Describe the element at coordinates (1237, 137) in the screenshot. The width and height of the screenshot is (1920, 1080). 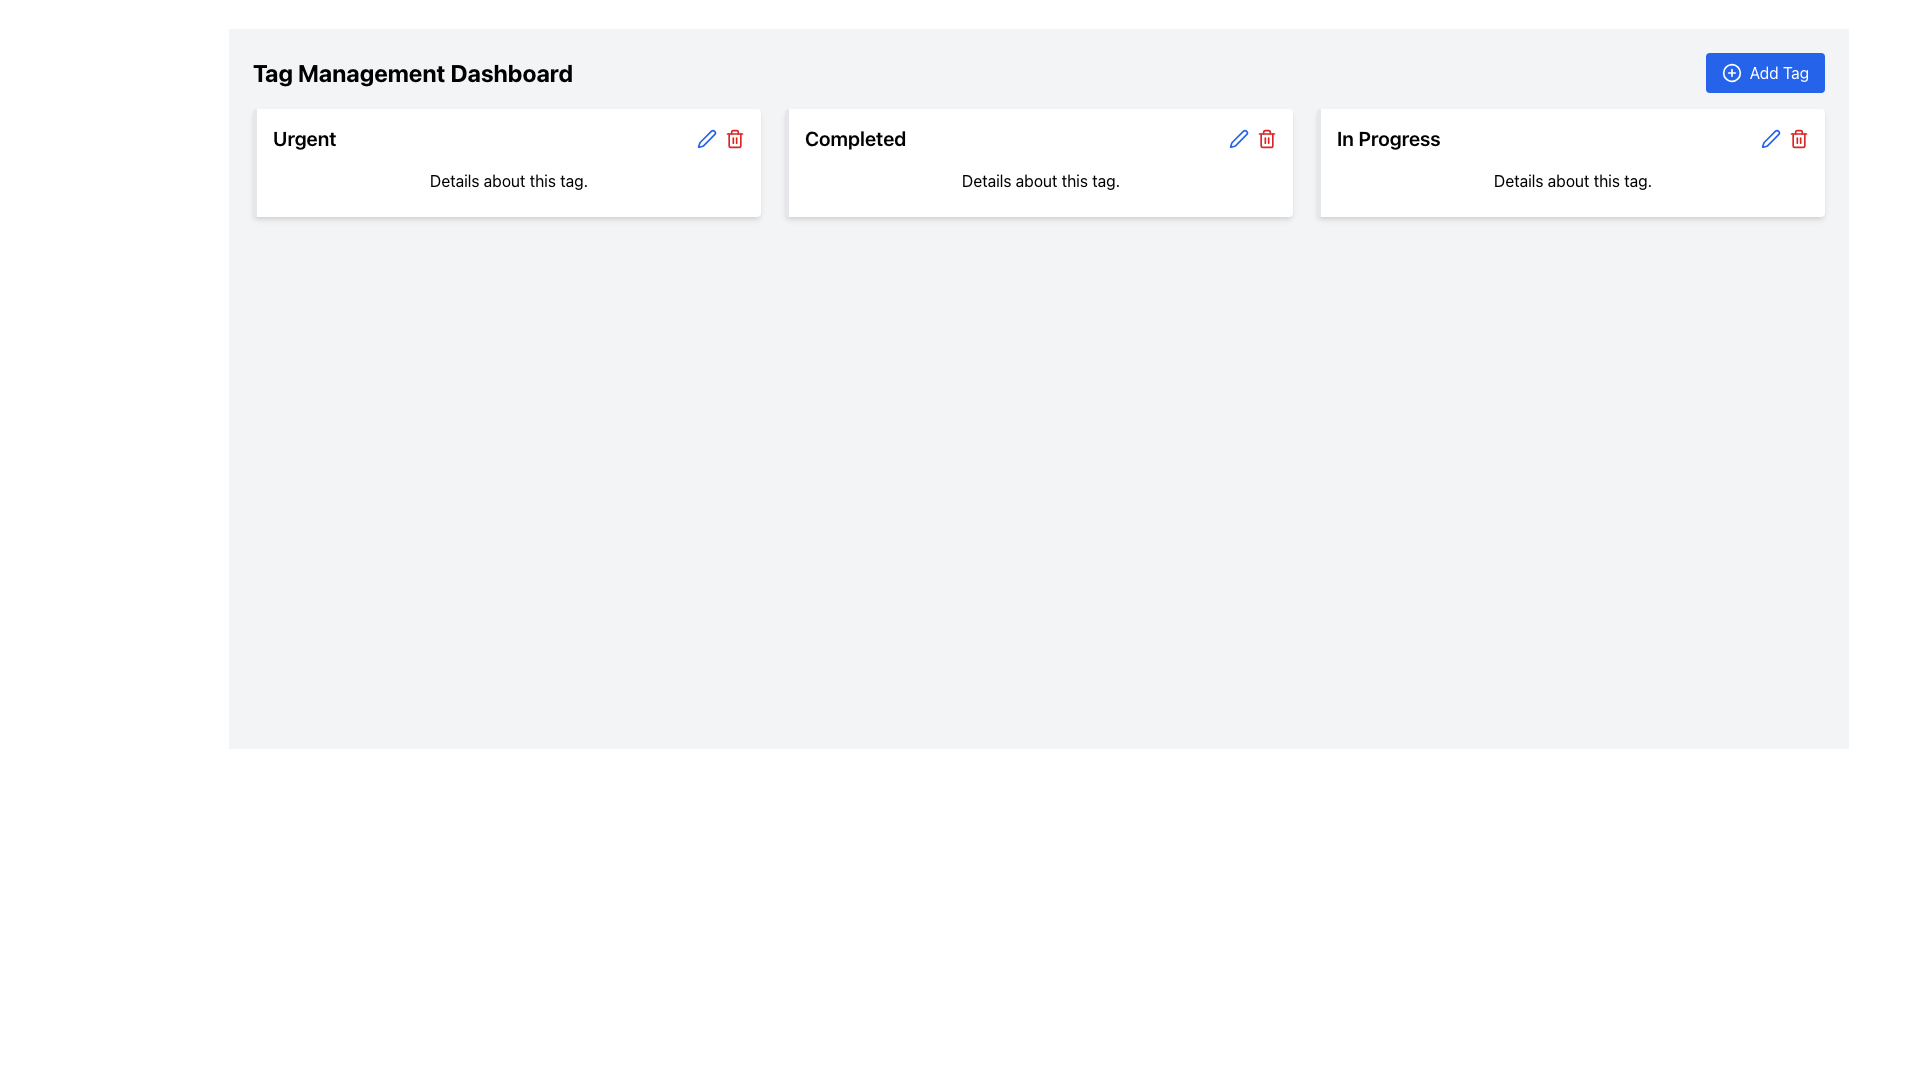
I see `the edit icon button, which resembles a pen and is located in the top-right corner of the 'In Progress' card` at that location.